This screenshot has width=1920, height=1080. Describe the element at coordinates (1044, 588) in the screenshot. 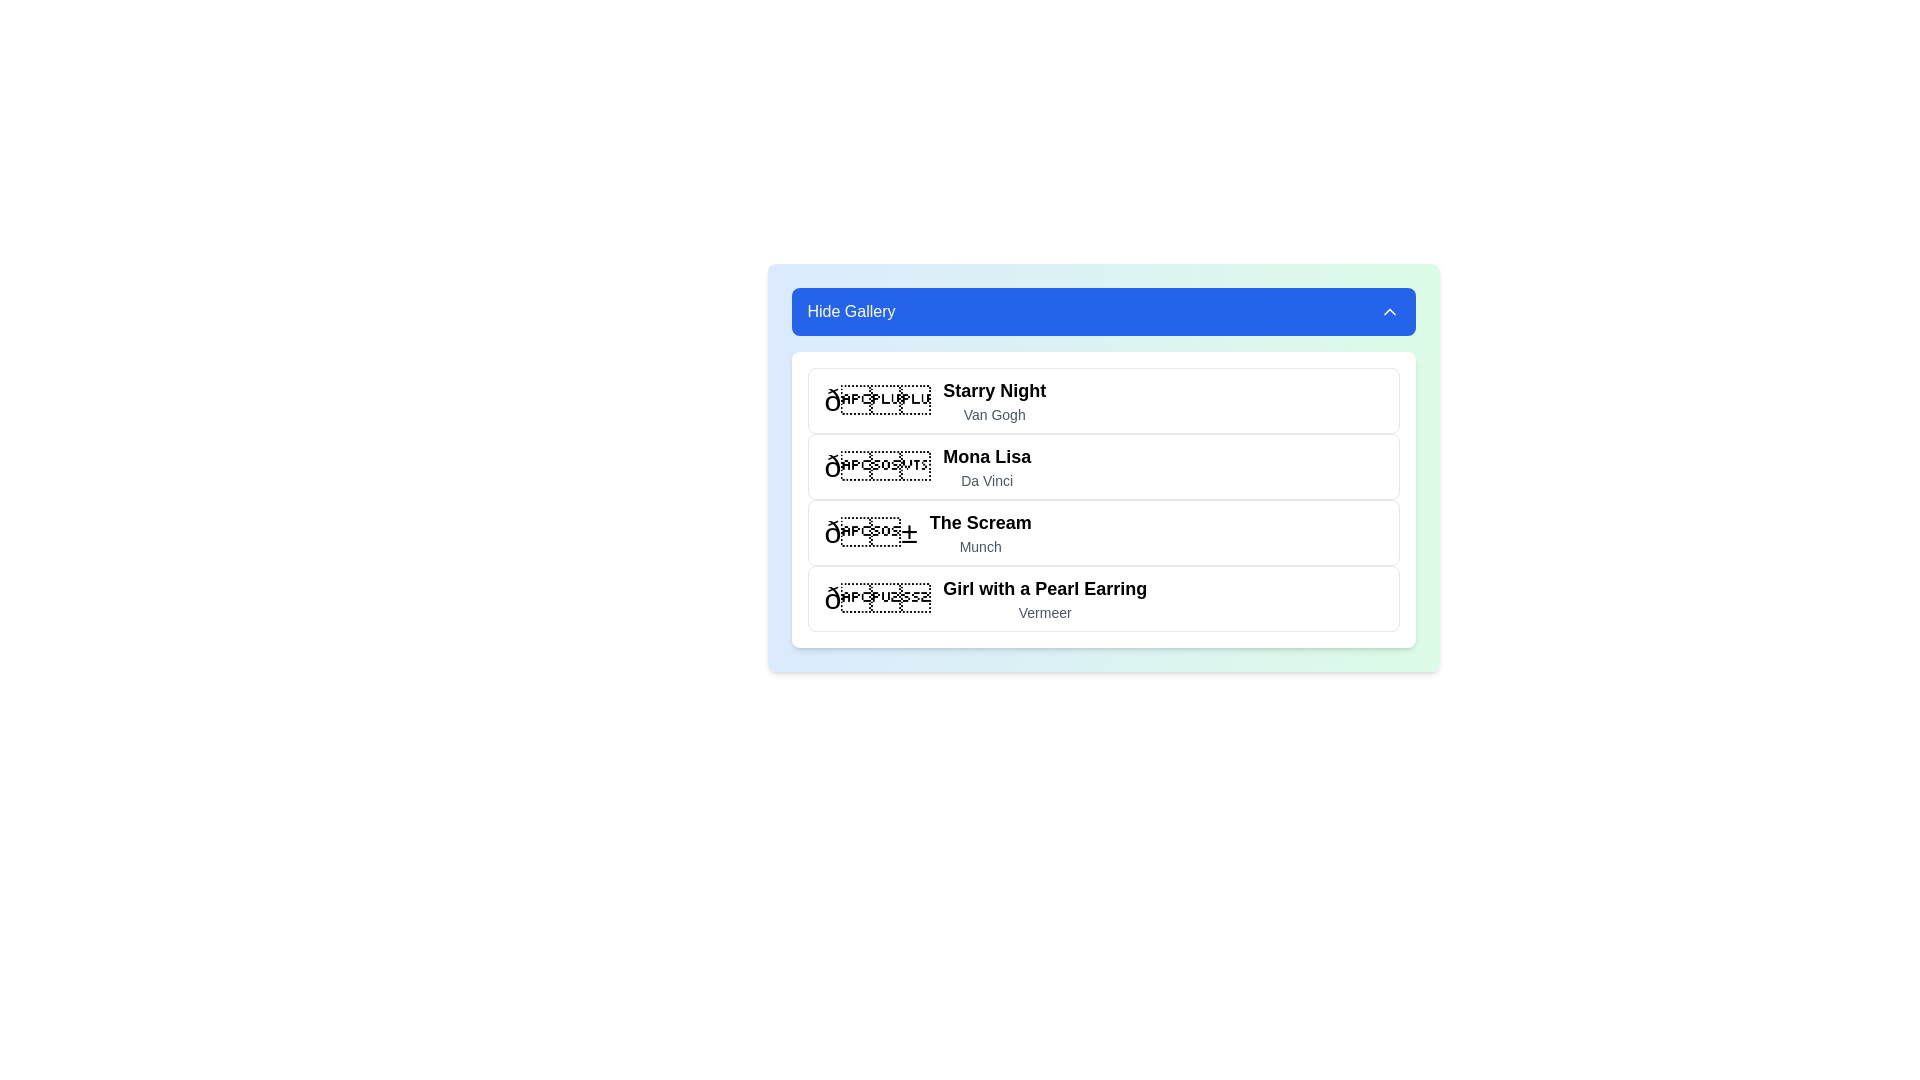

I see `the bold text label that reads 'Girl with a Pearl Earring'` at that location.